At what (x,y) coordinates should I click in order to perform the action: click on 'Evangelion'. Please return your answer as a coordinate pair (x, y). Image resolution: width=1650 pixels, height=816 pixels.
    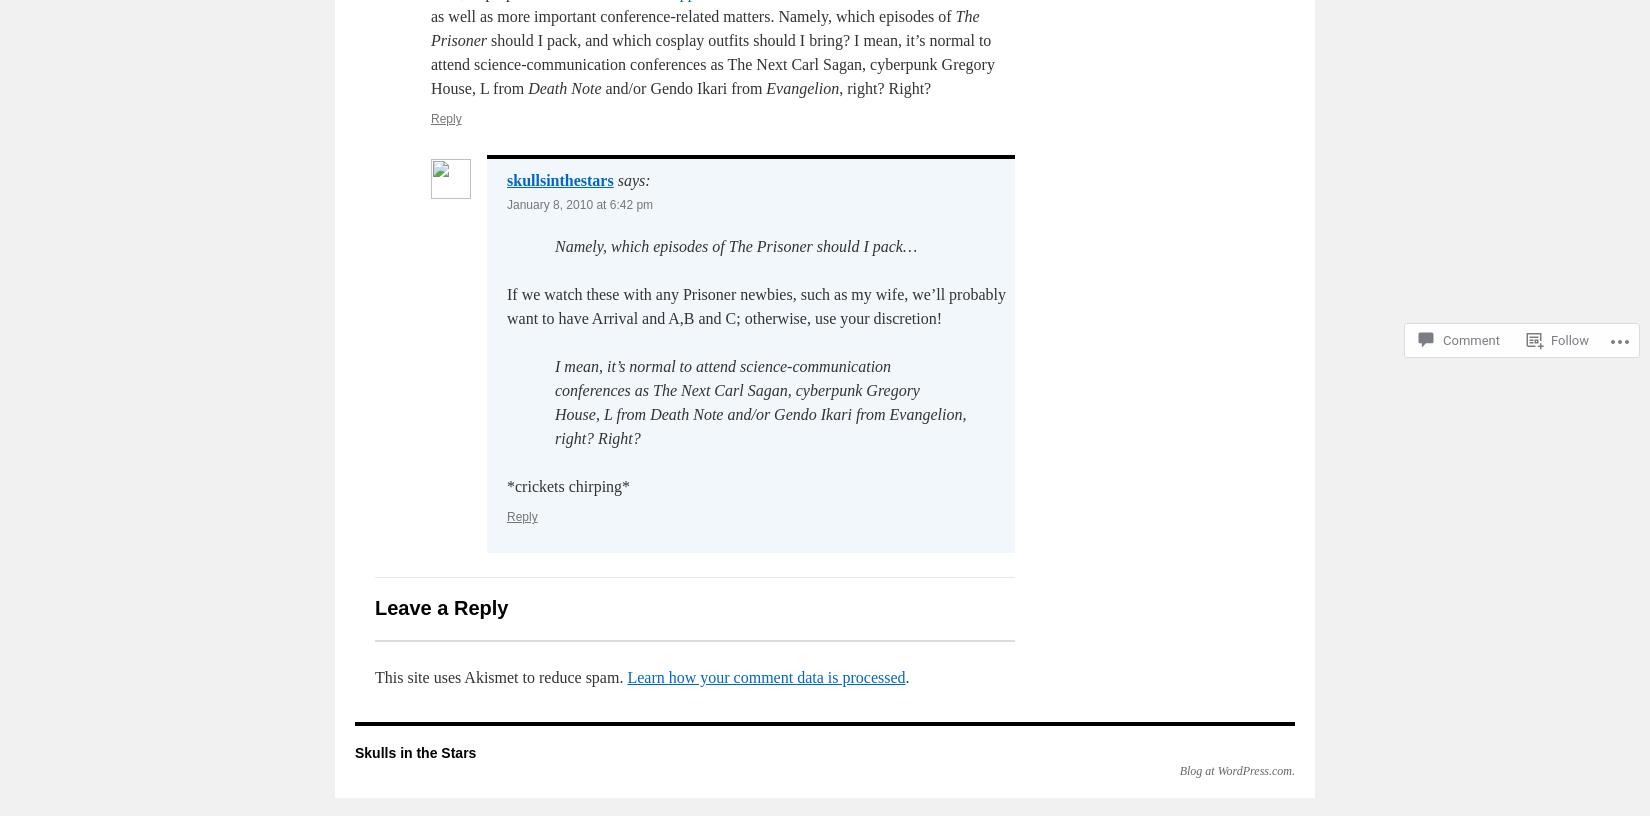
    Looking at the image, I should click on (801, 87).